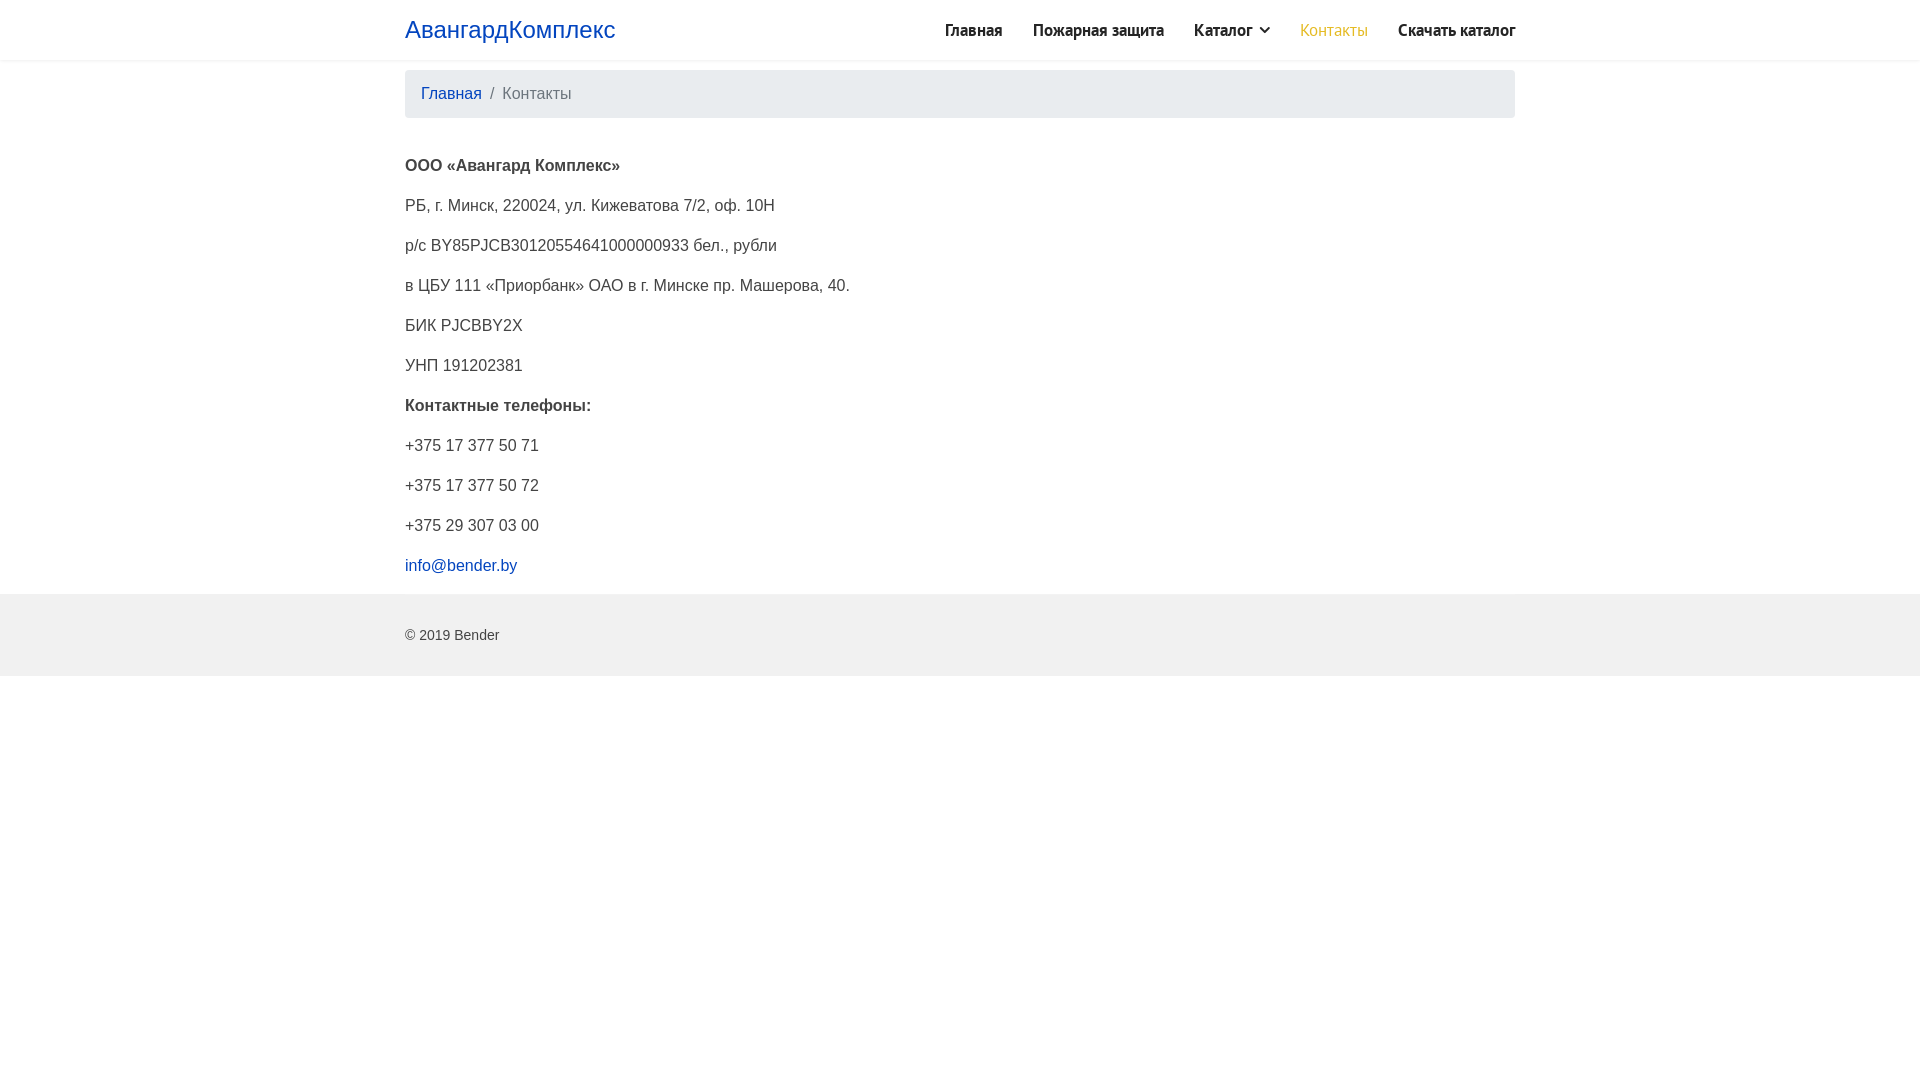 Image resolution: width=1920 pixels, height=1080 pixels. Describe the element at coordinates (459, 565) in the screenshot. I see `'info@bender.by'` at that location.